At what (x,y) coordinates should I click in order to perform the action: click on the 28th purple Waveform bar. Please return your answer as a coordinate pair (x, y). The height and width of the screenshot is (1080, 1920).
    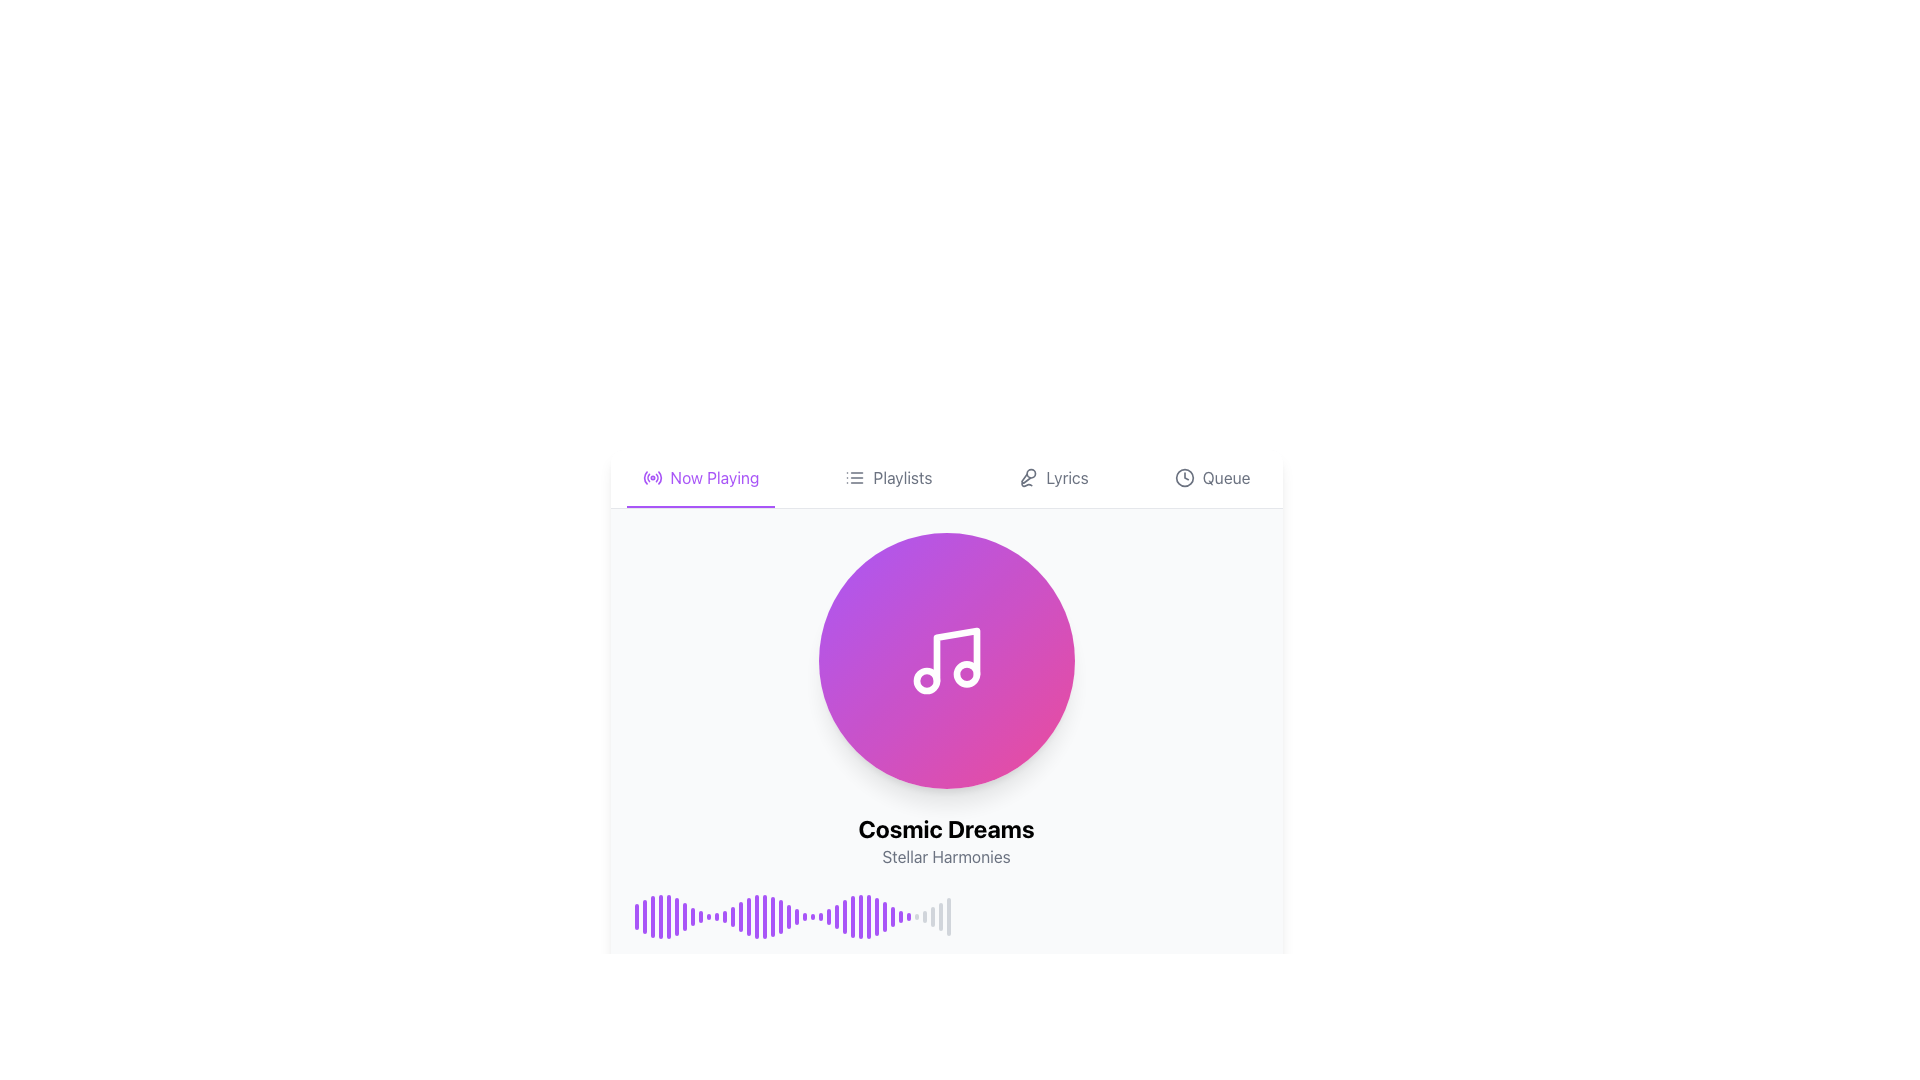
    Looking at the image, I should click on (860, 917).